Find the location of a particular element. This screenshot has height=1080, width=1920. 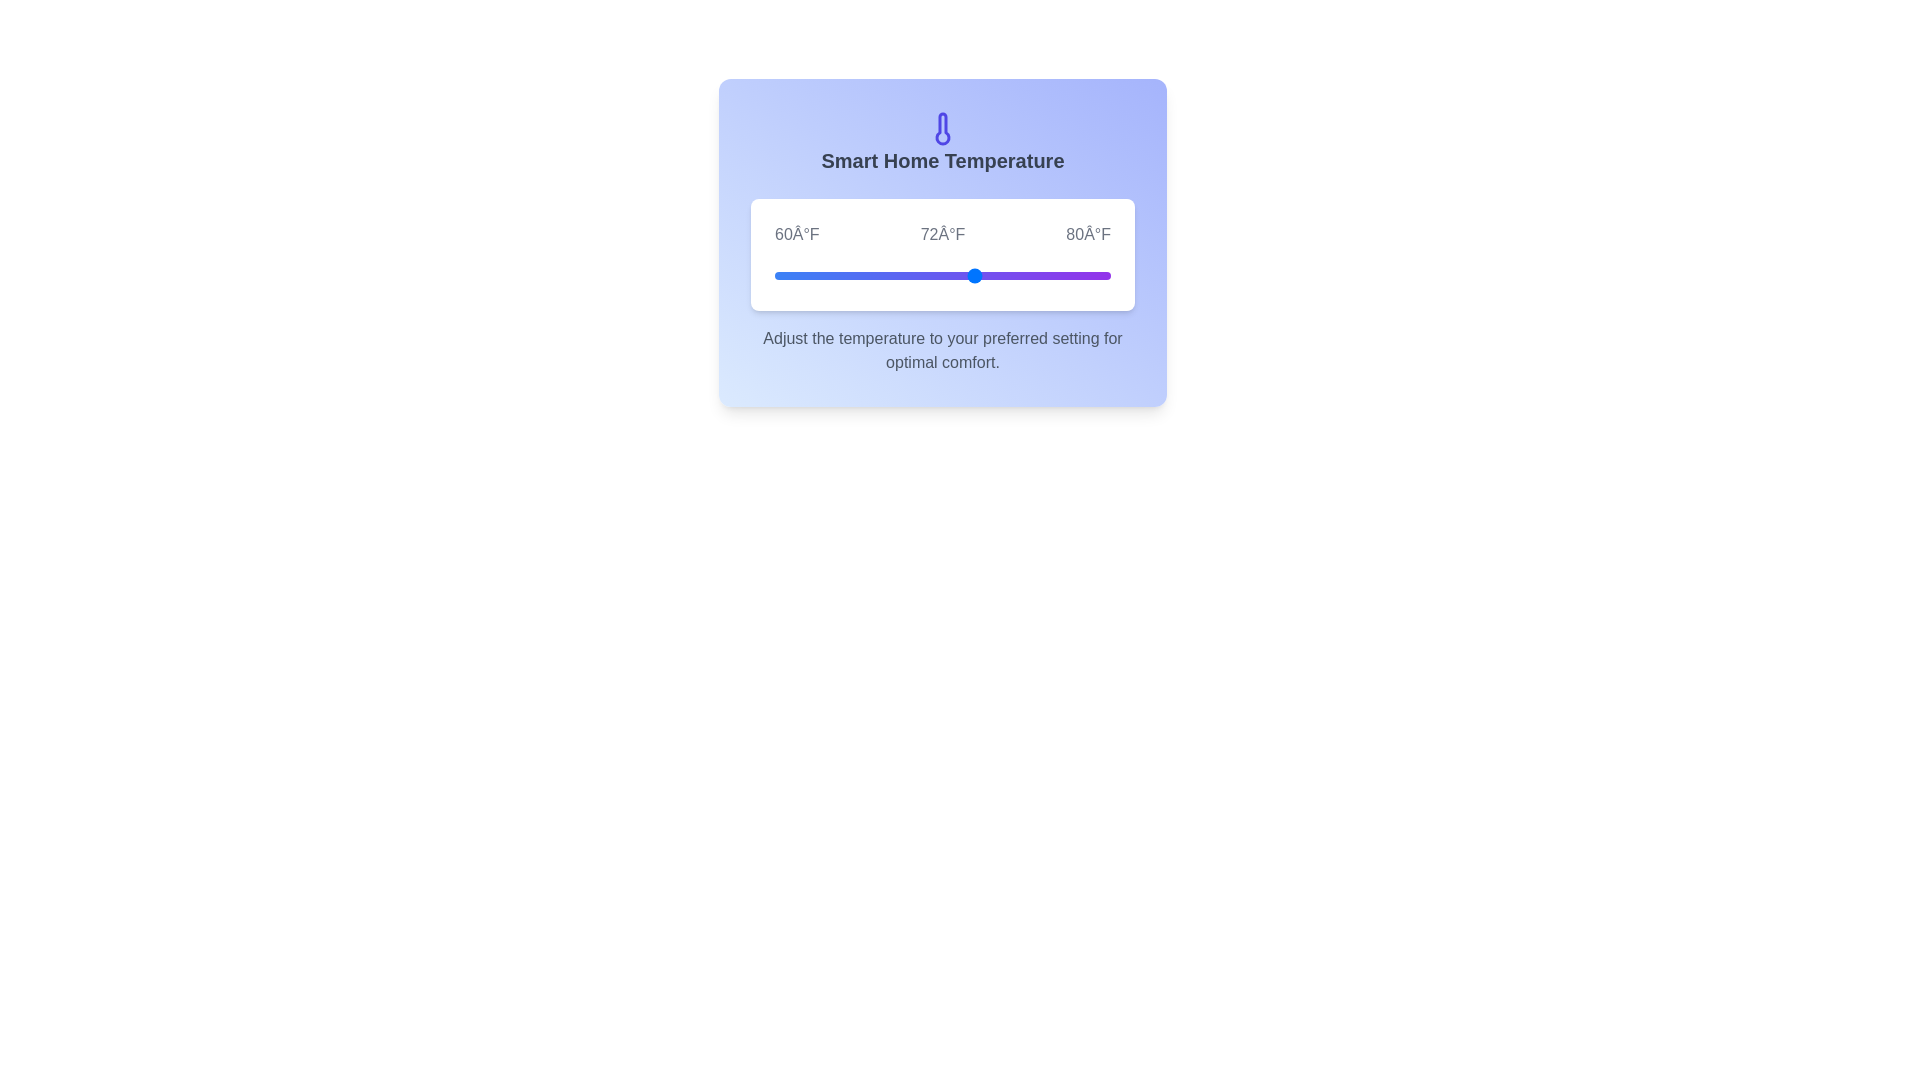

the temperature slider to 62°F is located at coordinates (808, 276).